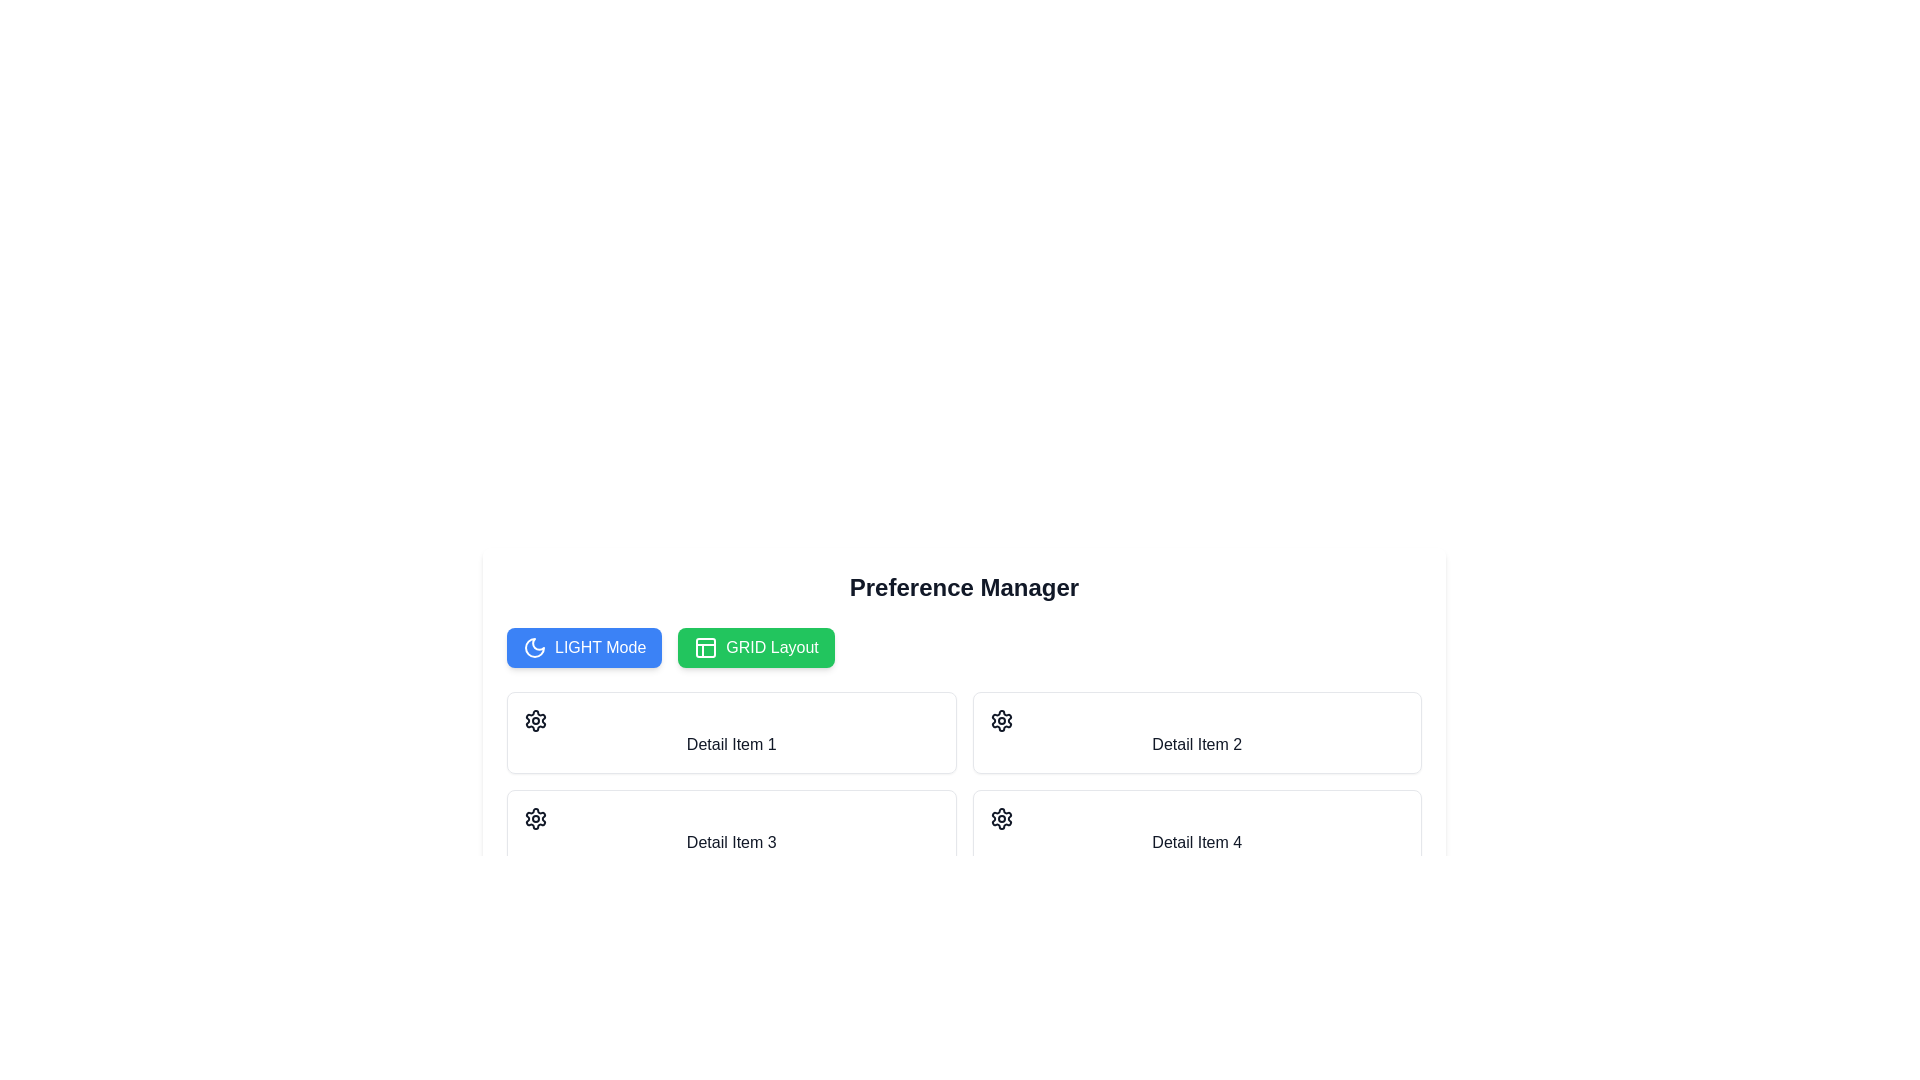 The height and width of the screenshot is (1080, 1920). I want to click on the gear icon located, so click(536, 818).